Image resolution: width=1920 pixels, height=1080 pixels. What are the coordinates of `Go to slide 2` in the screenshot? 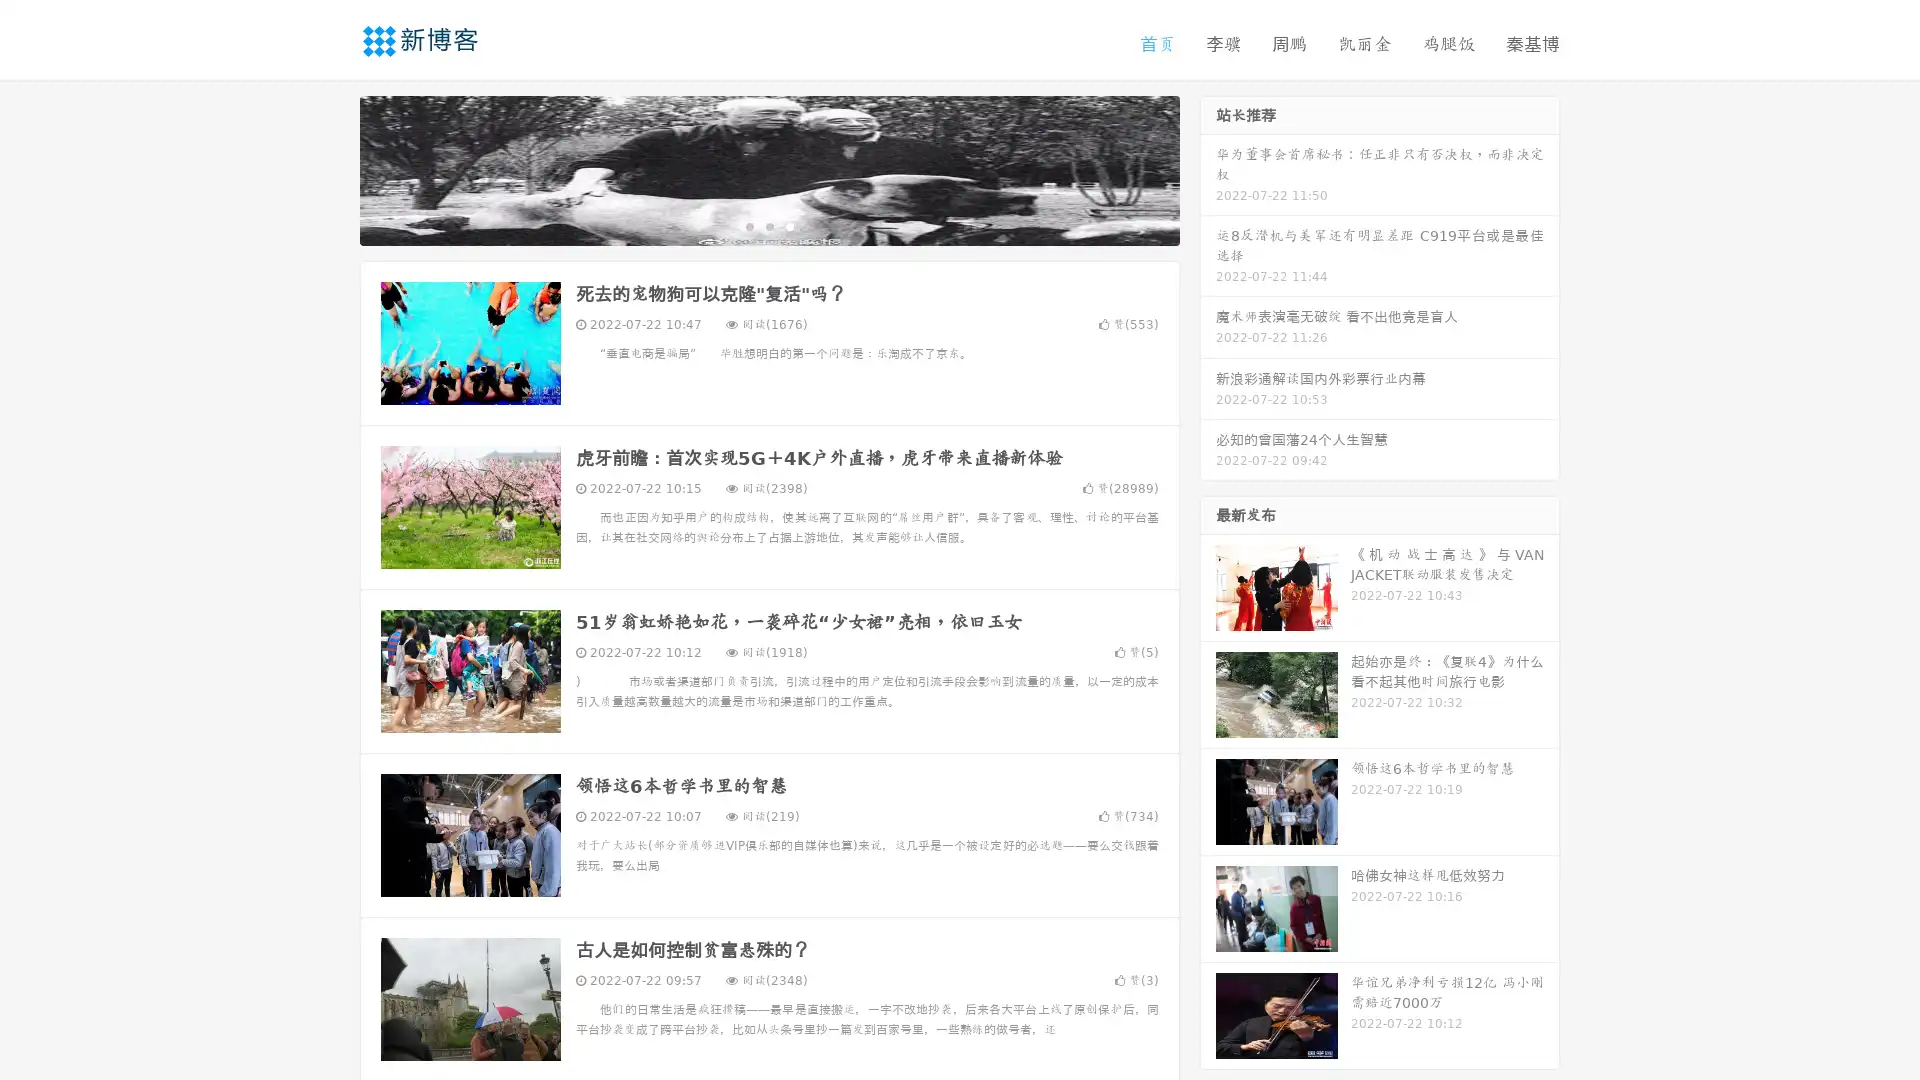 It's located at (768, 225).